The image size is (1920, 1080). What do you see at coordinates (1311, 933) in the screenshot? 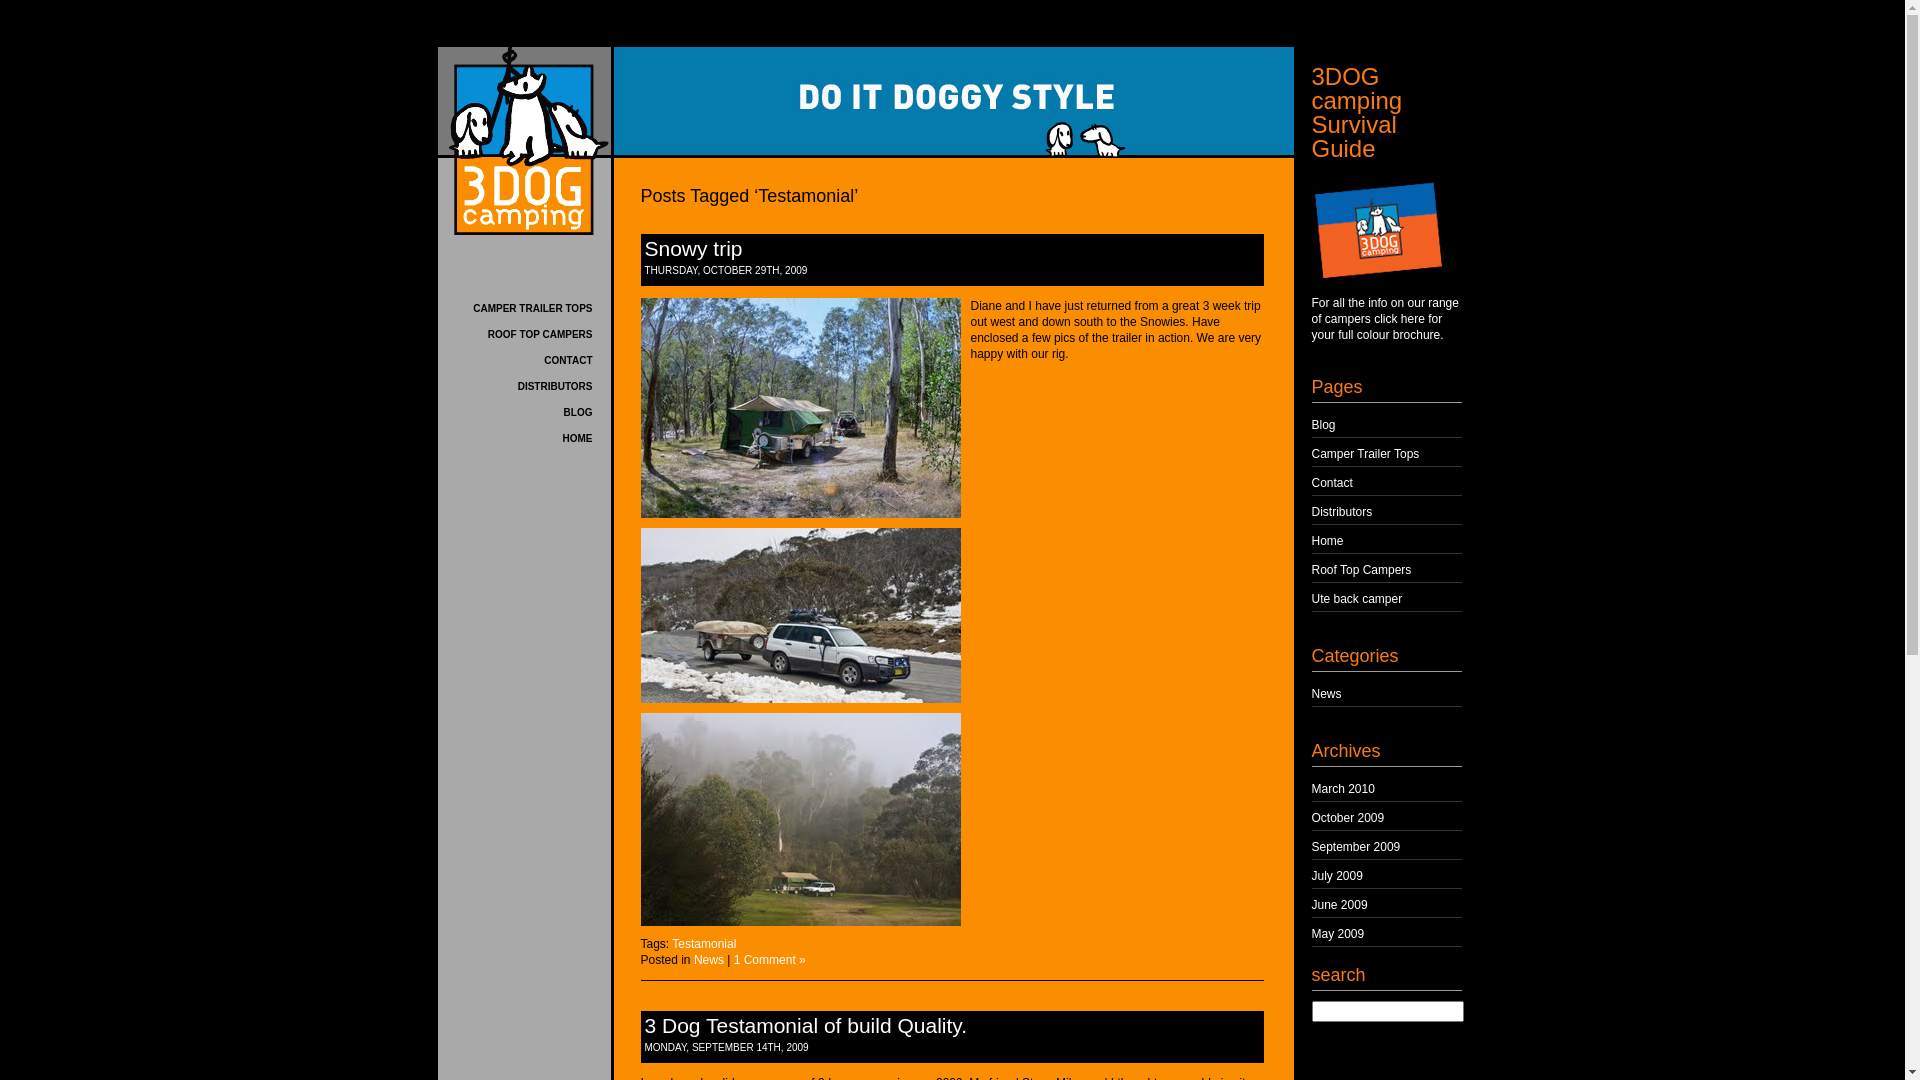
I see `'May 2009'` at bounding box center [1311, 933].